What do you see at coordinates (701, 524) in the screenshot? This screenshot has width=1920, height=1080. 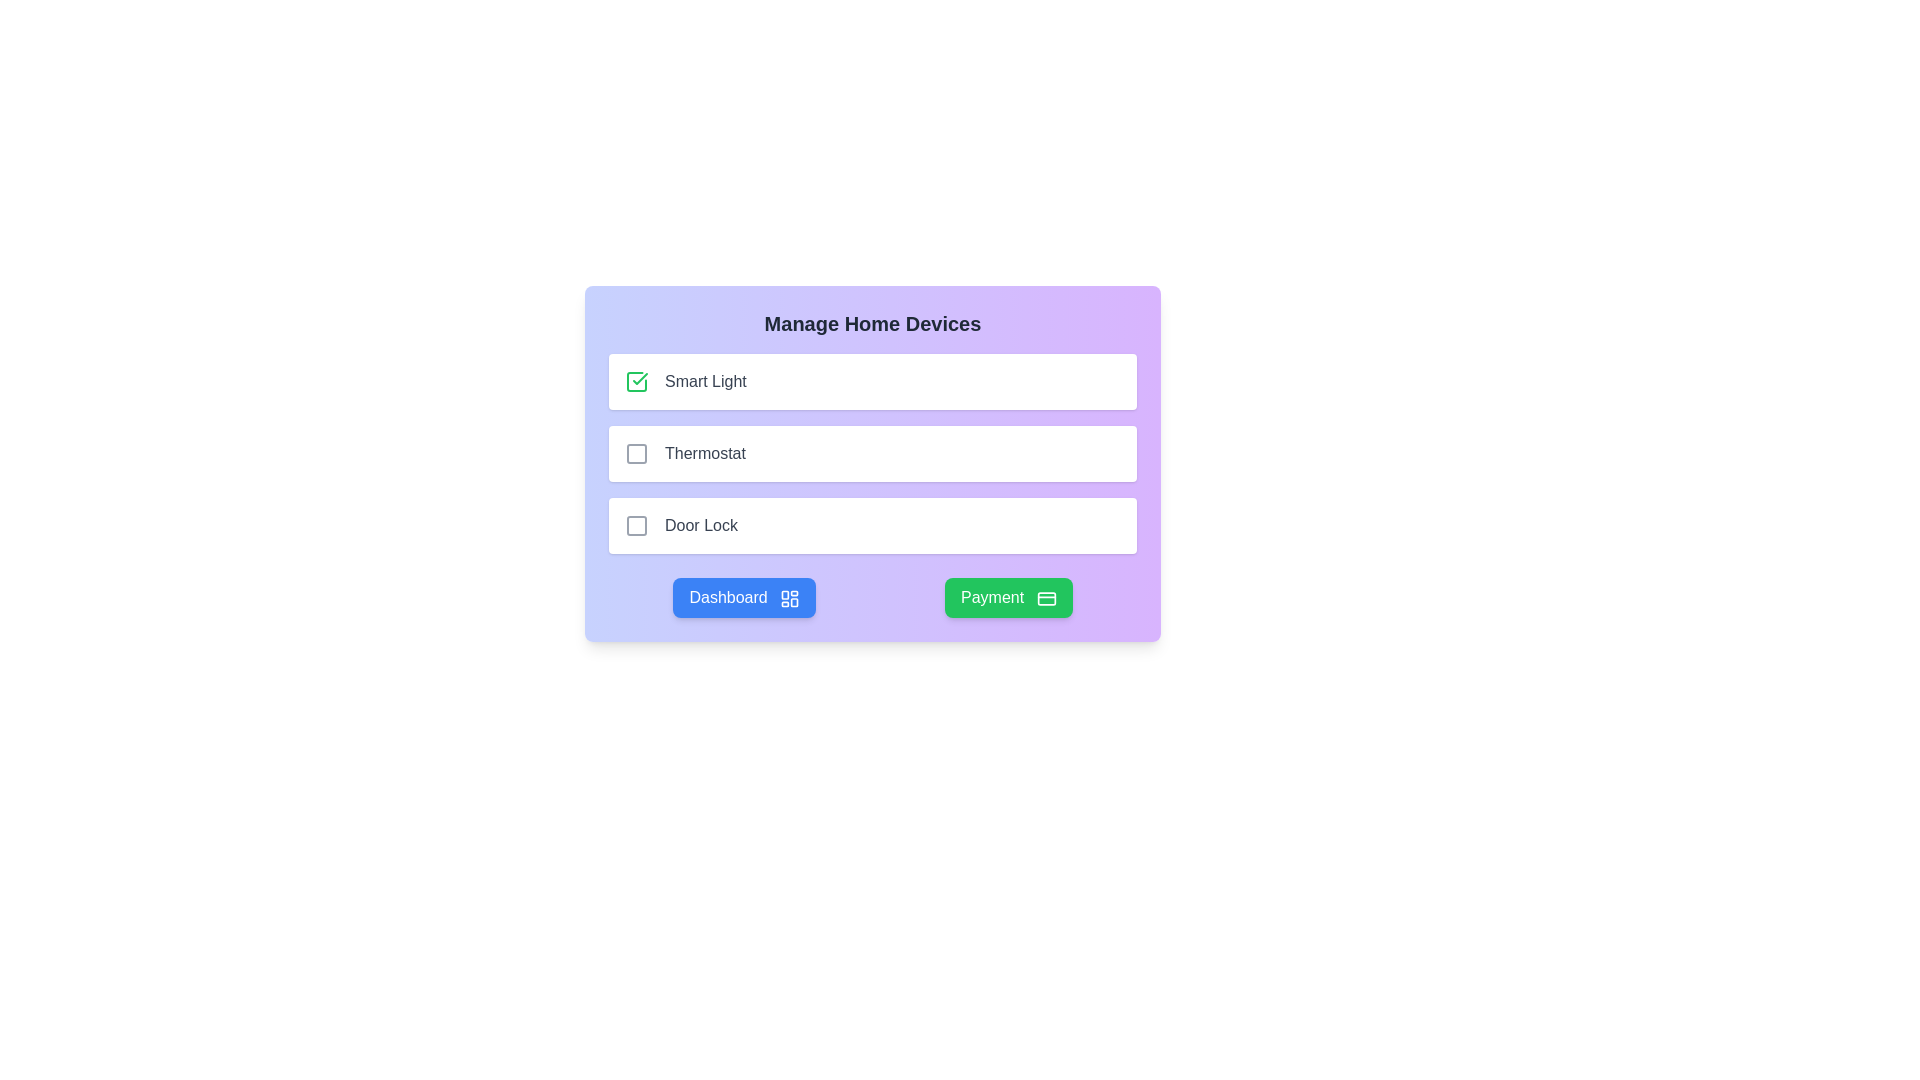 I see `the 'Door Lock' label in the third row of the 'Manage Home Devices' section, which provides information about the associated checkbox` at bounding box center [701, 524].